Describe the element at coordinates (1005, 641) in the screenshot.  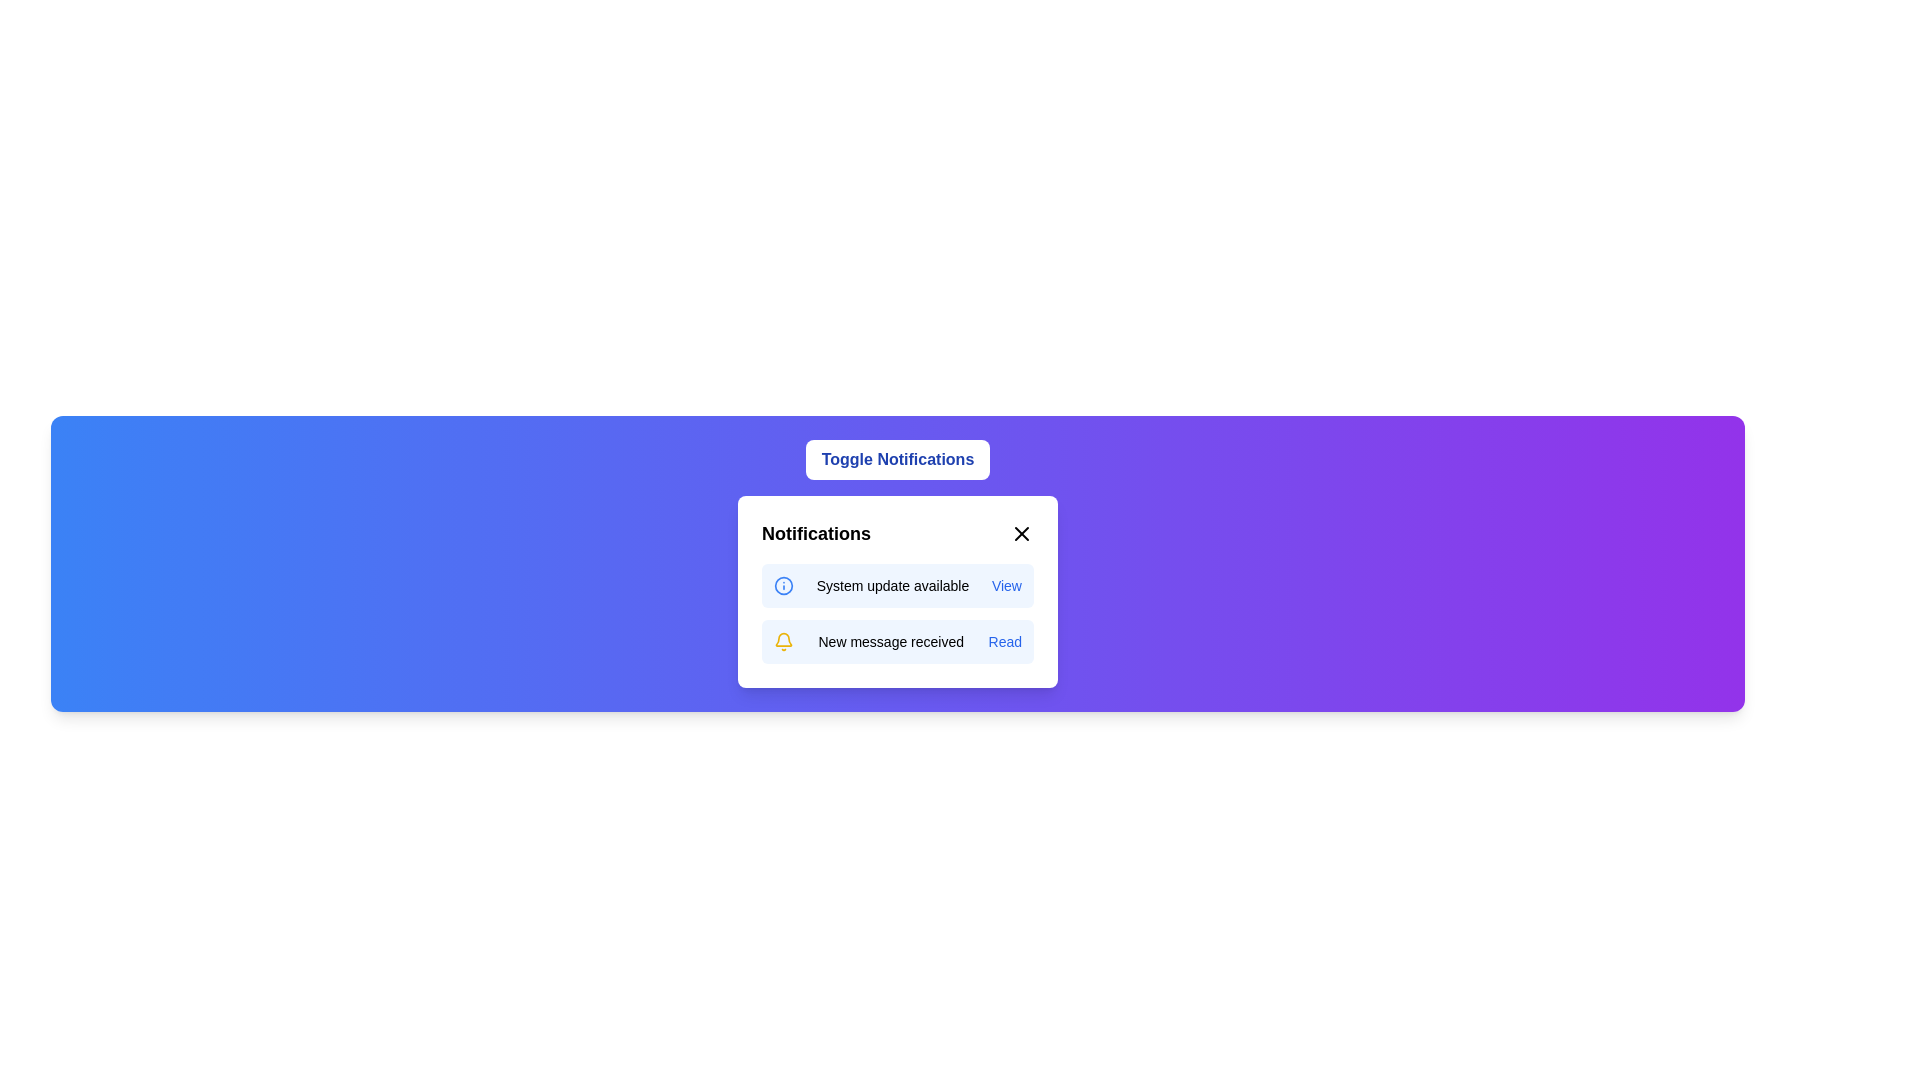
I see `the 'Read' link text, which is blue and underlined, positioned at the top-right corner of the notification card` at that location.